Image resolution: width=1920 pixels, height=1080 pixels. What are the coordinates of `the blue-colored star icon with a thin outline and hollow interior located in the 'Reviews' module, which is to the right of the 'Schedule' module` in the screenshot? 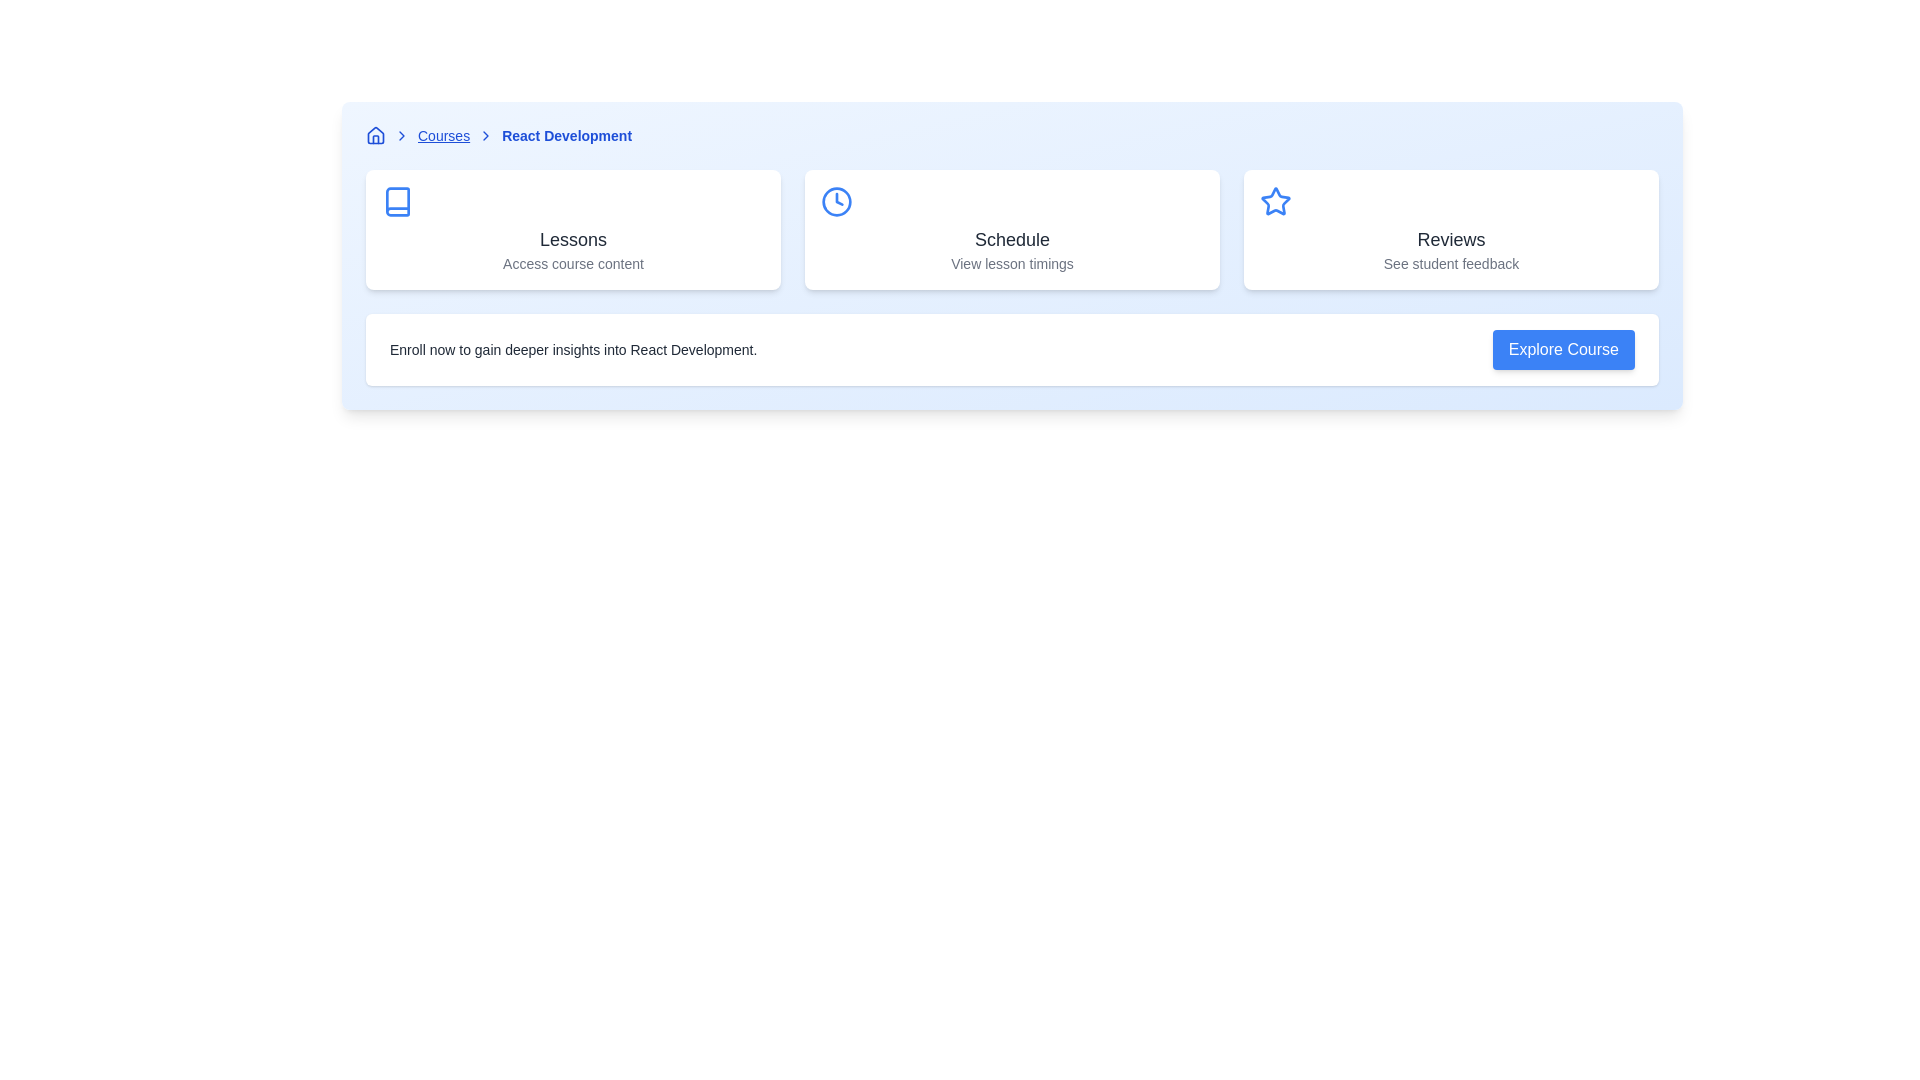 It's located at (1275, 201).